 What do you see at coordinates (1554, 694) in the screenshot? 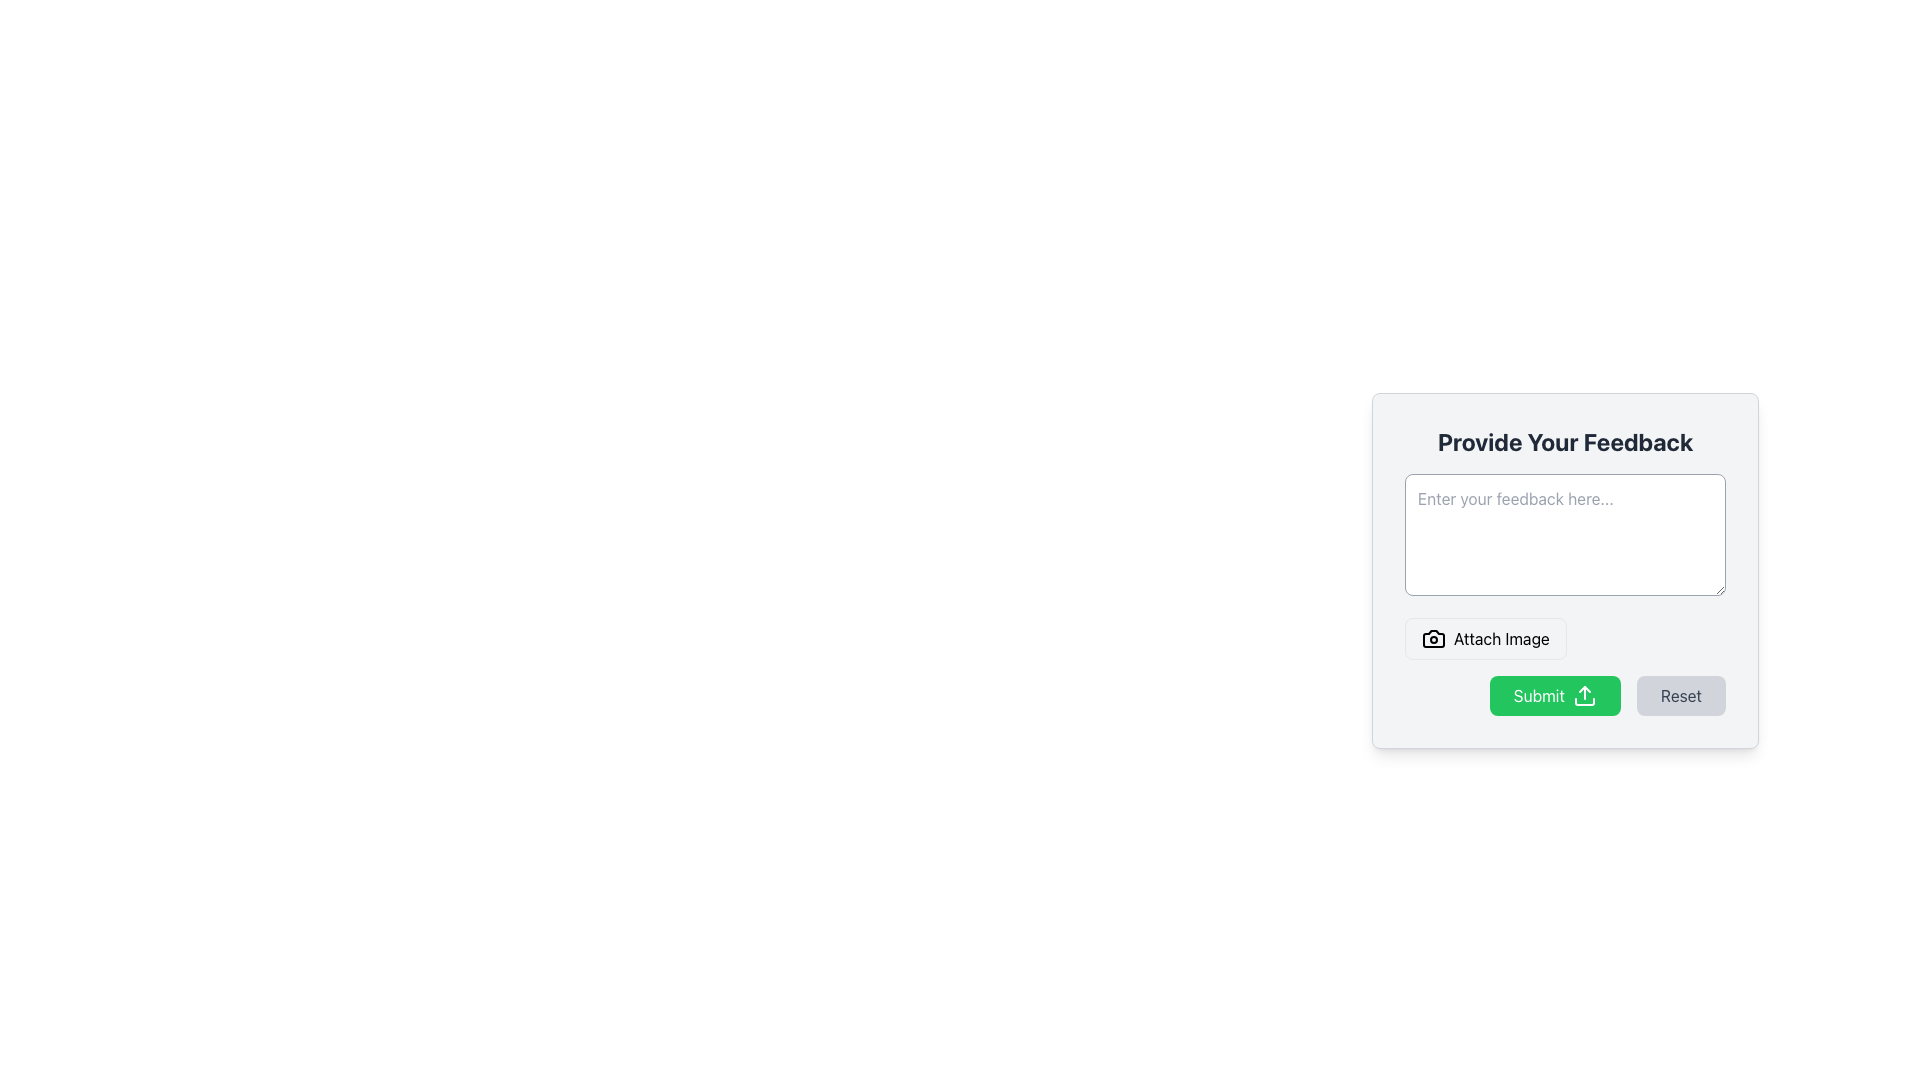
I see `the green 'Submit' button with rounded corners, which contains white text and an upload icon on the right side` at bounding box center [1554, 694].